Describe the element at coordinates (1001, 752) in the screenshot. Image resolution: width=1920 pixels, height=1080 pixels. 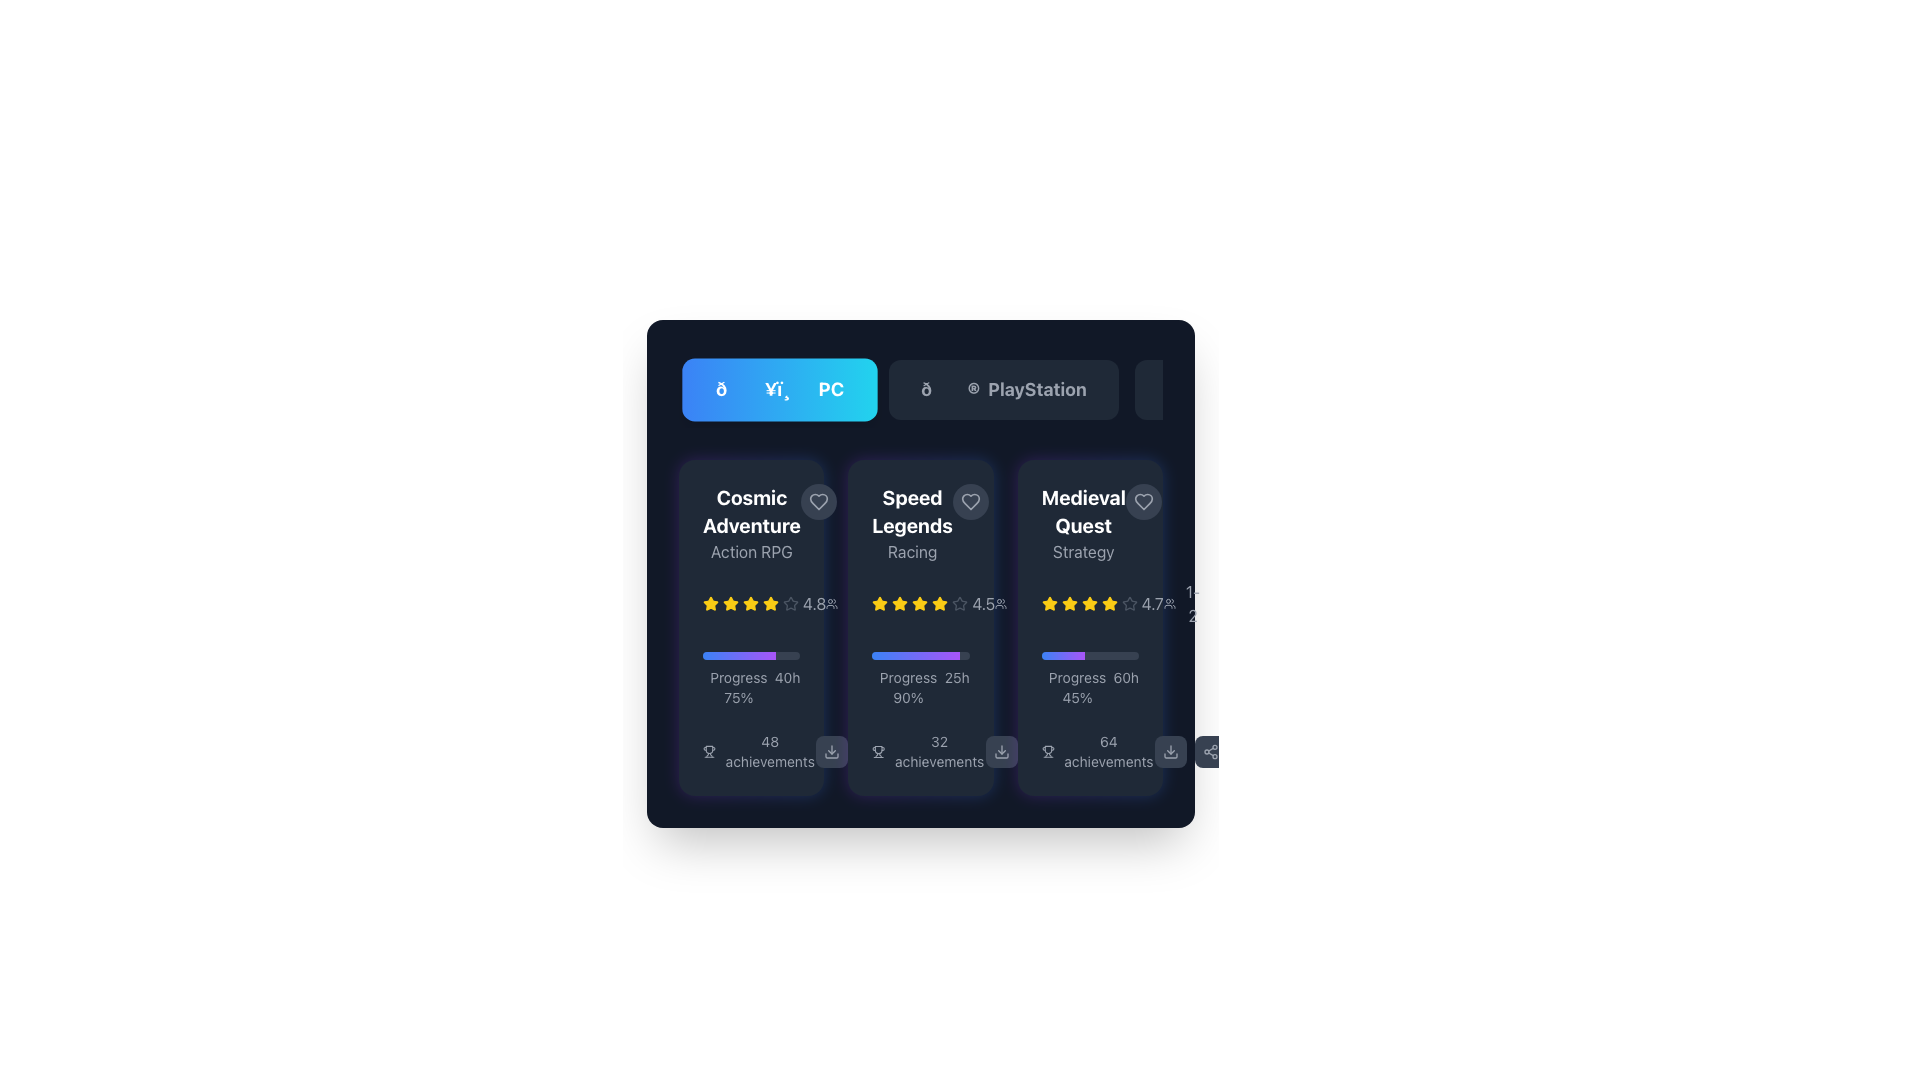
I see `the download button located at the bottom-right corner of the 'Speed Legends' card` at that location.